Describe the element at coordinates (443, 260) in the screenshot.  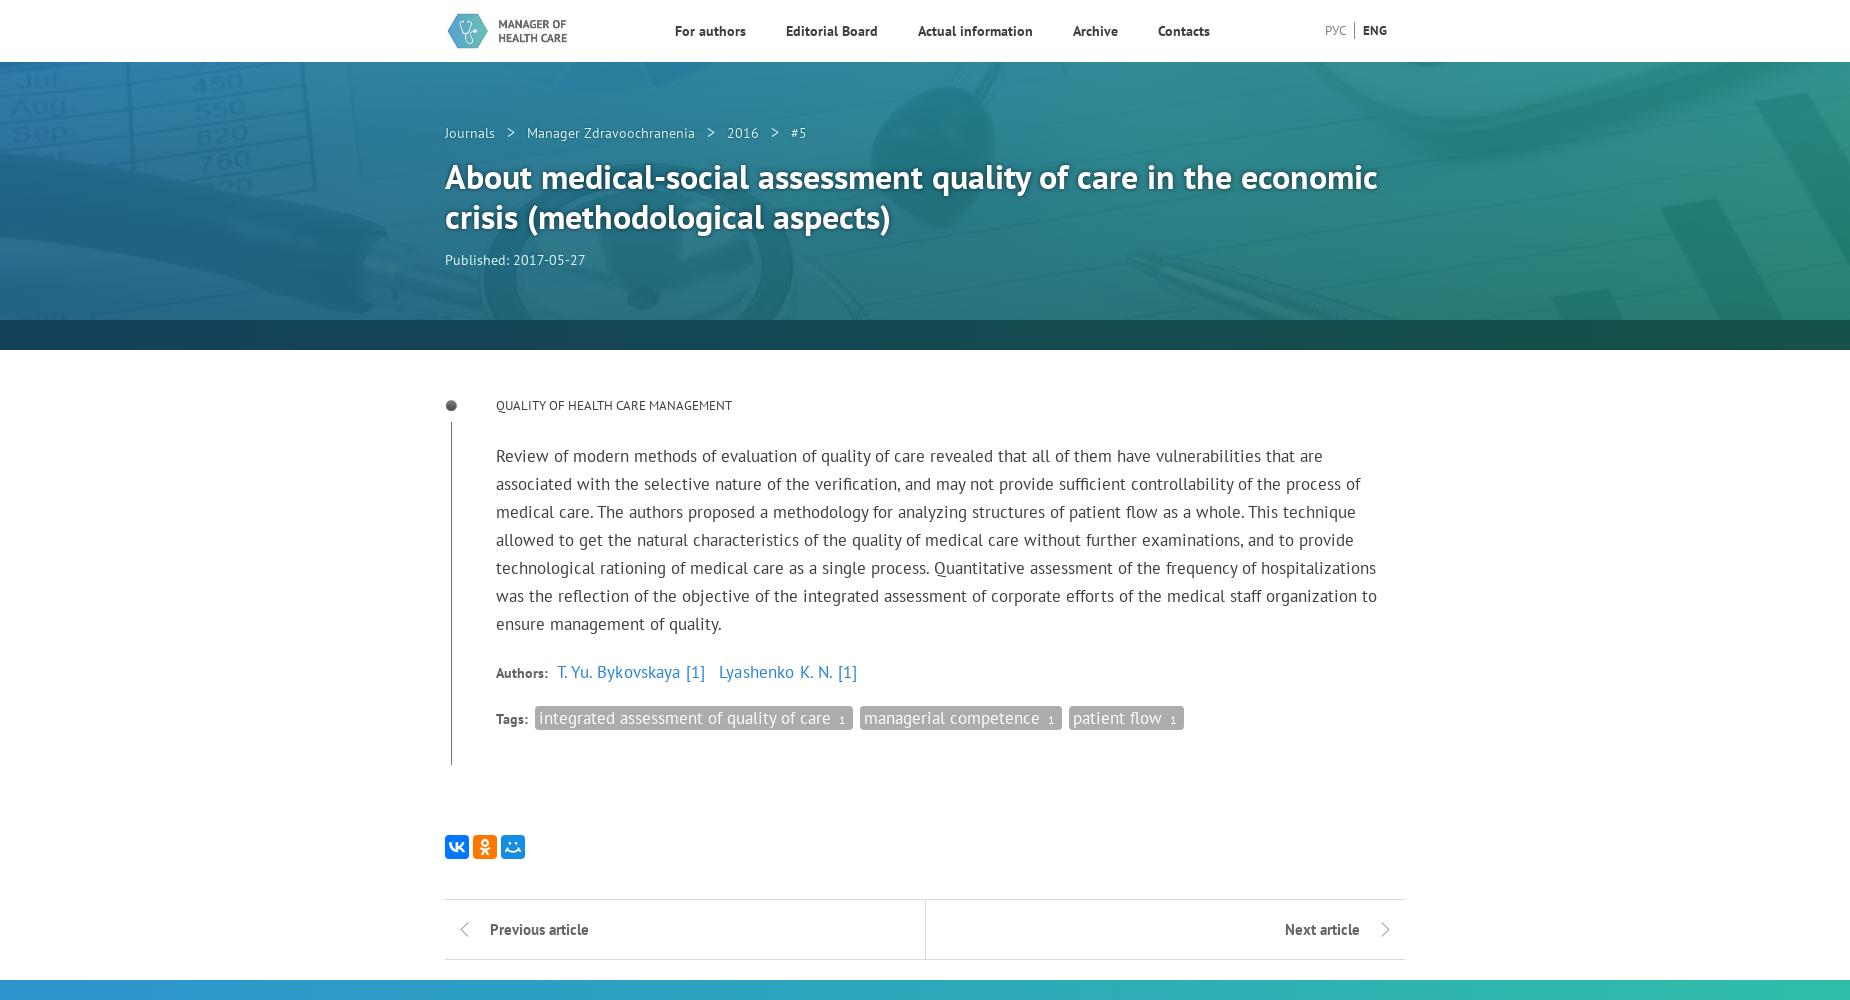
I see `'Published: 2017-05-27'` at that location.